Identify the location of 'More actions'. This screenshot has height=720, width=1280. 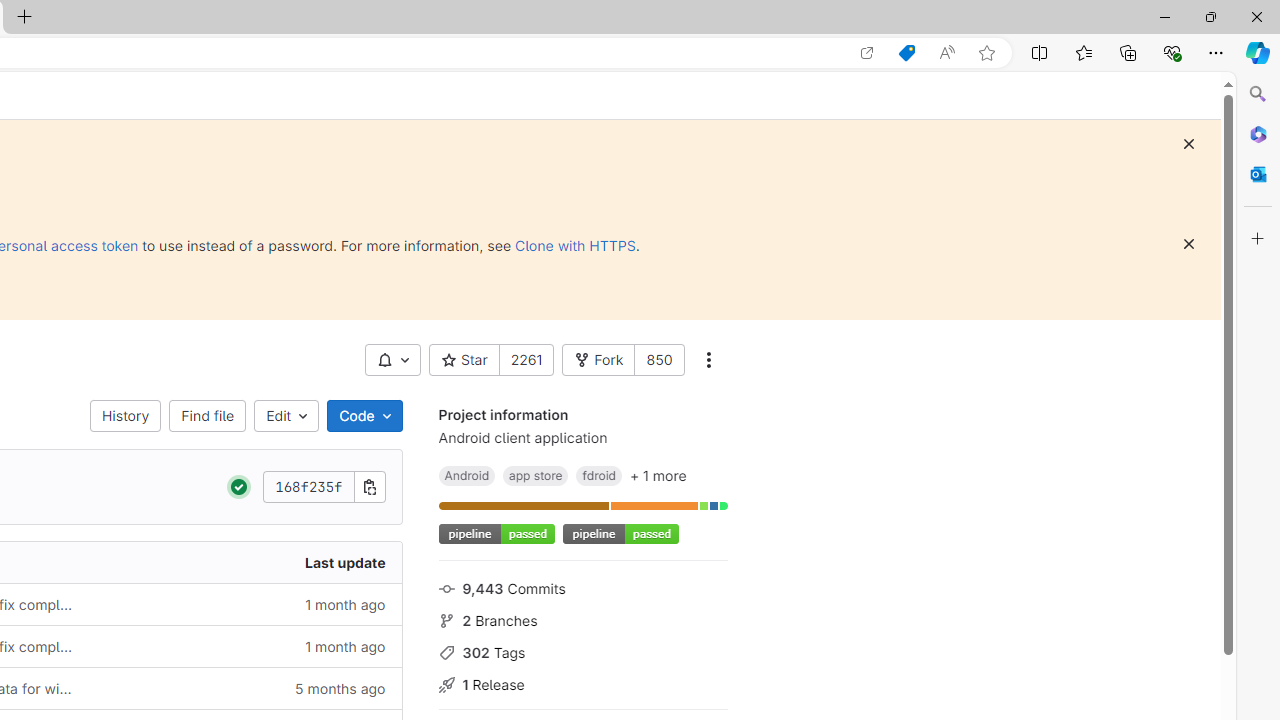
(708, 360).